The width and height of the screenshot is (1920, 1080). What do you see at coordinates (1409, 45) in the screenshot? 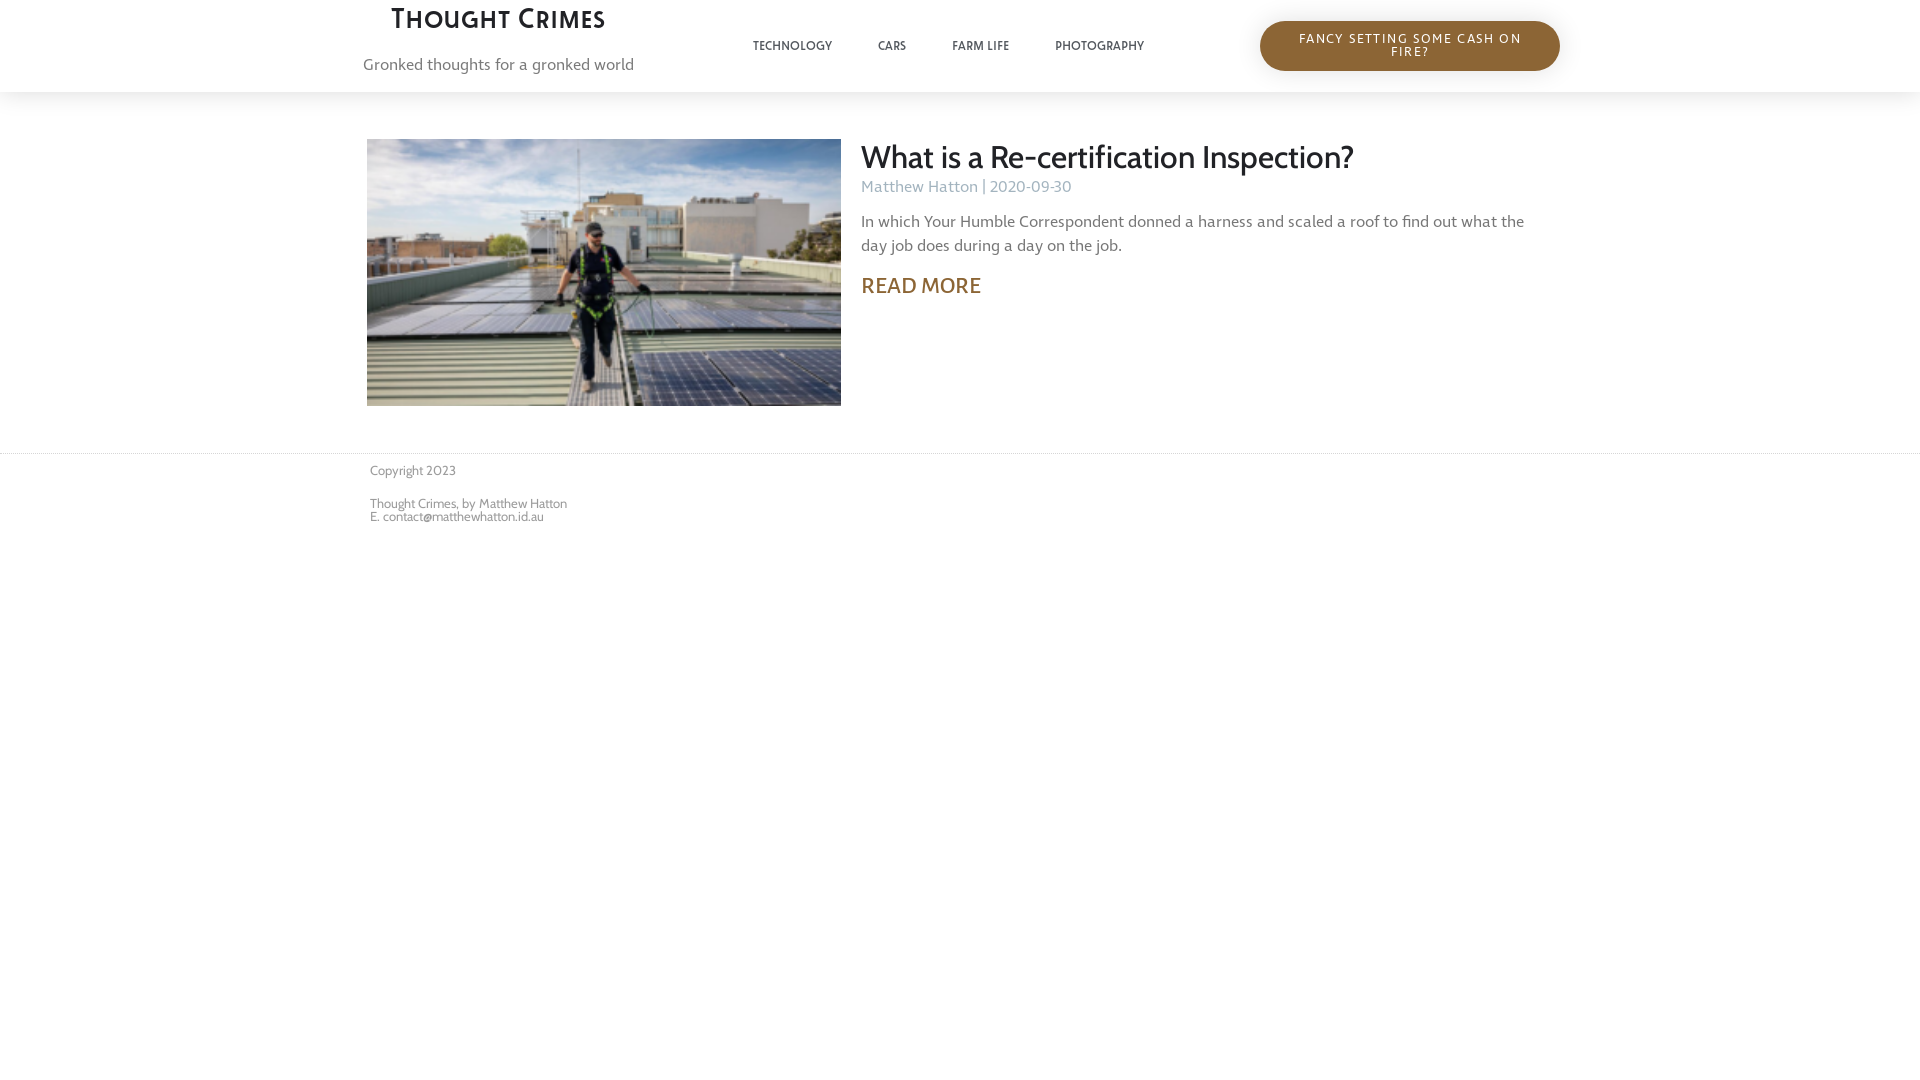
I see `'FANCY SETTING SOME CASH ON FIRE?'` at bounding box center [1409, 45].